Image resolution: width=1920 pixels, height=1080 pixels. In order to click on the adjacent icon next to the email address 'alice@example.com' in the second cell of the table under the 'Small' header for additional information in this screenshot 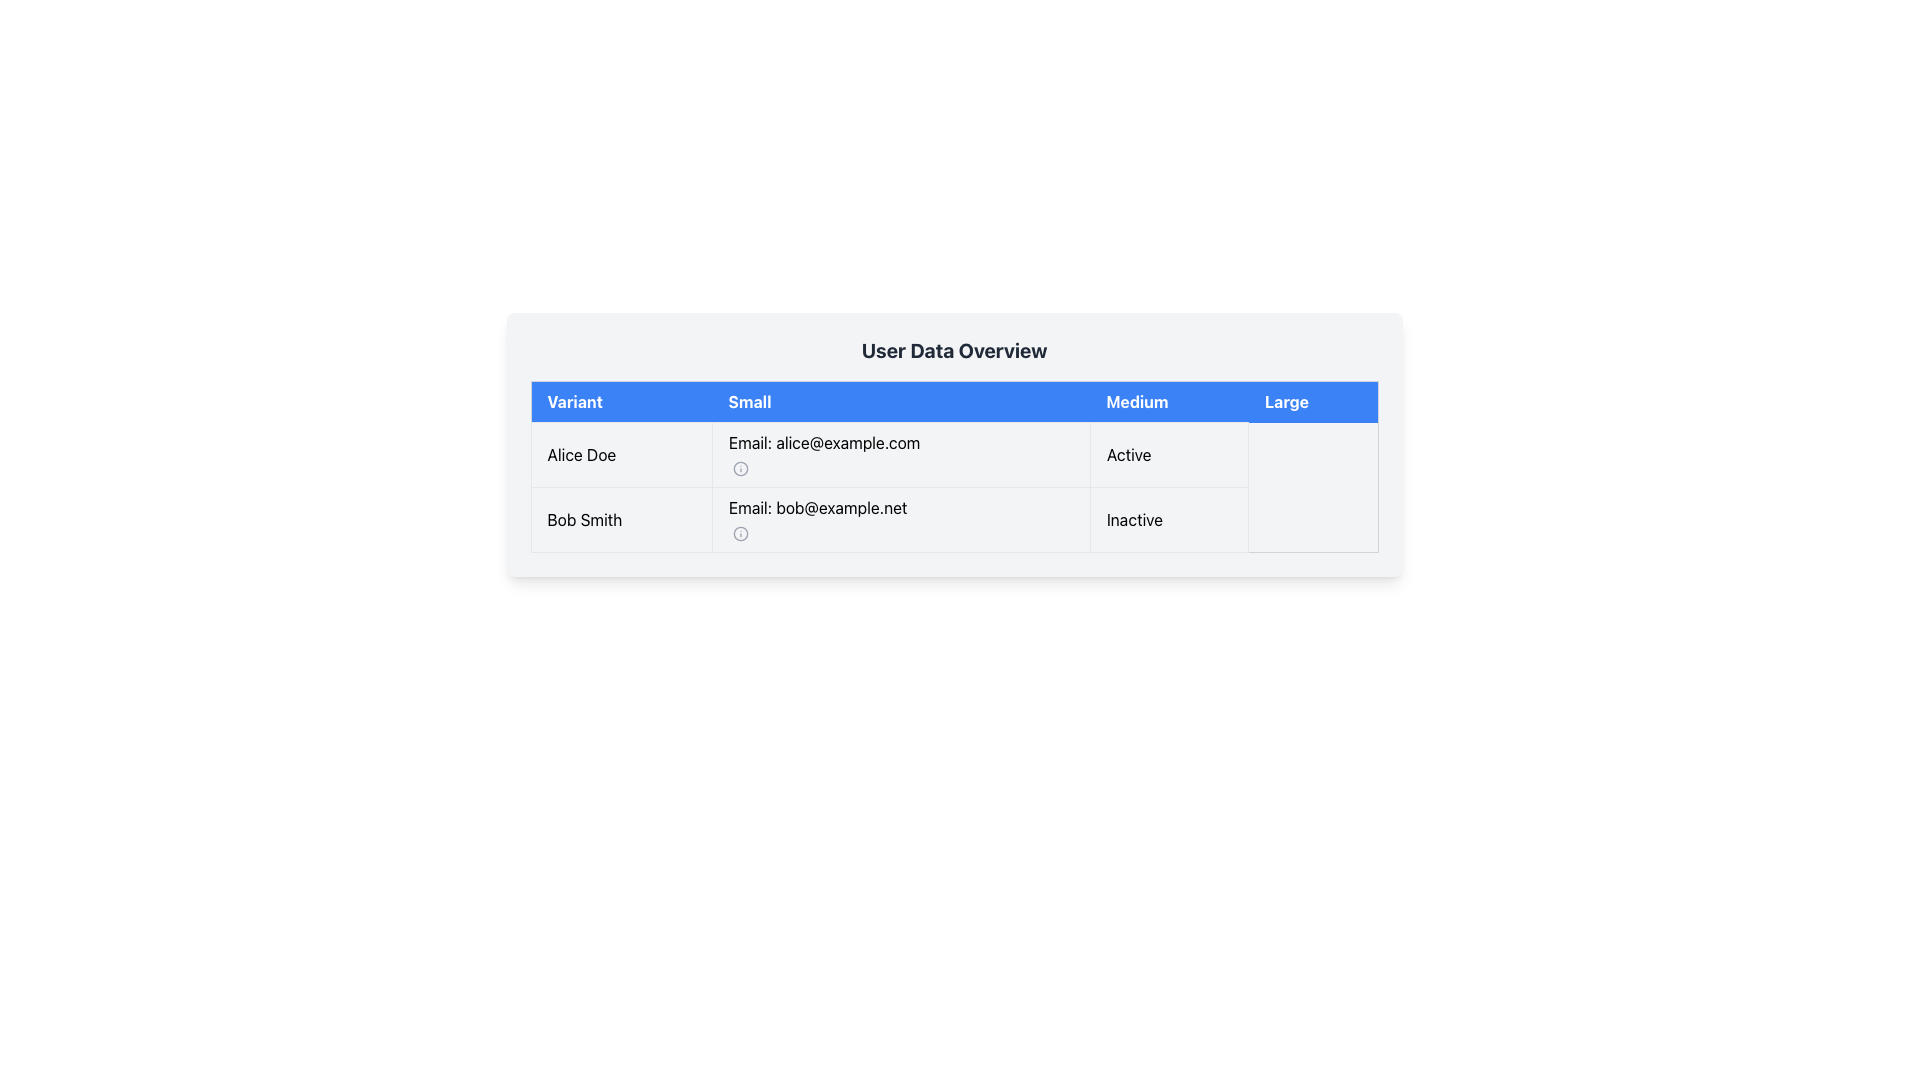, I will do `click(900, 455)`.